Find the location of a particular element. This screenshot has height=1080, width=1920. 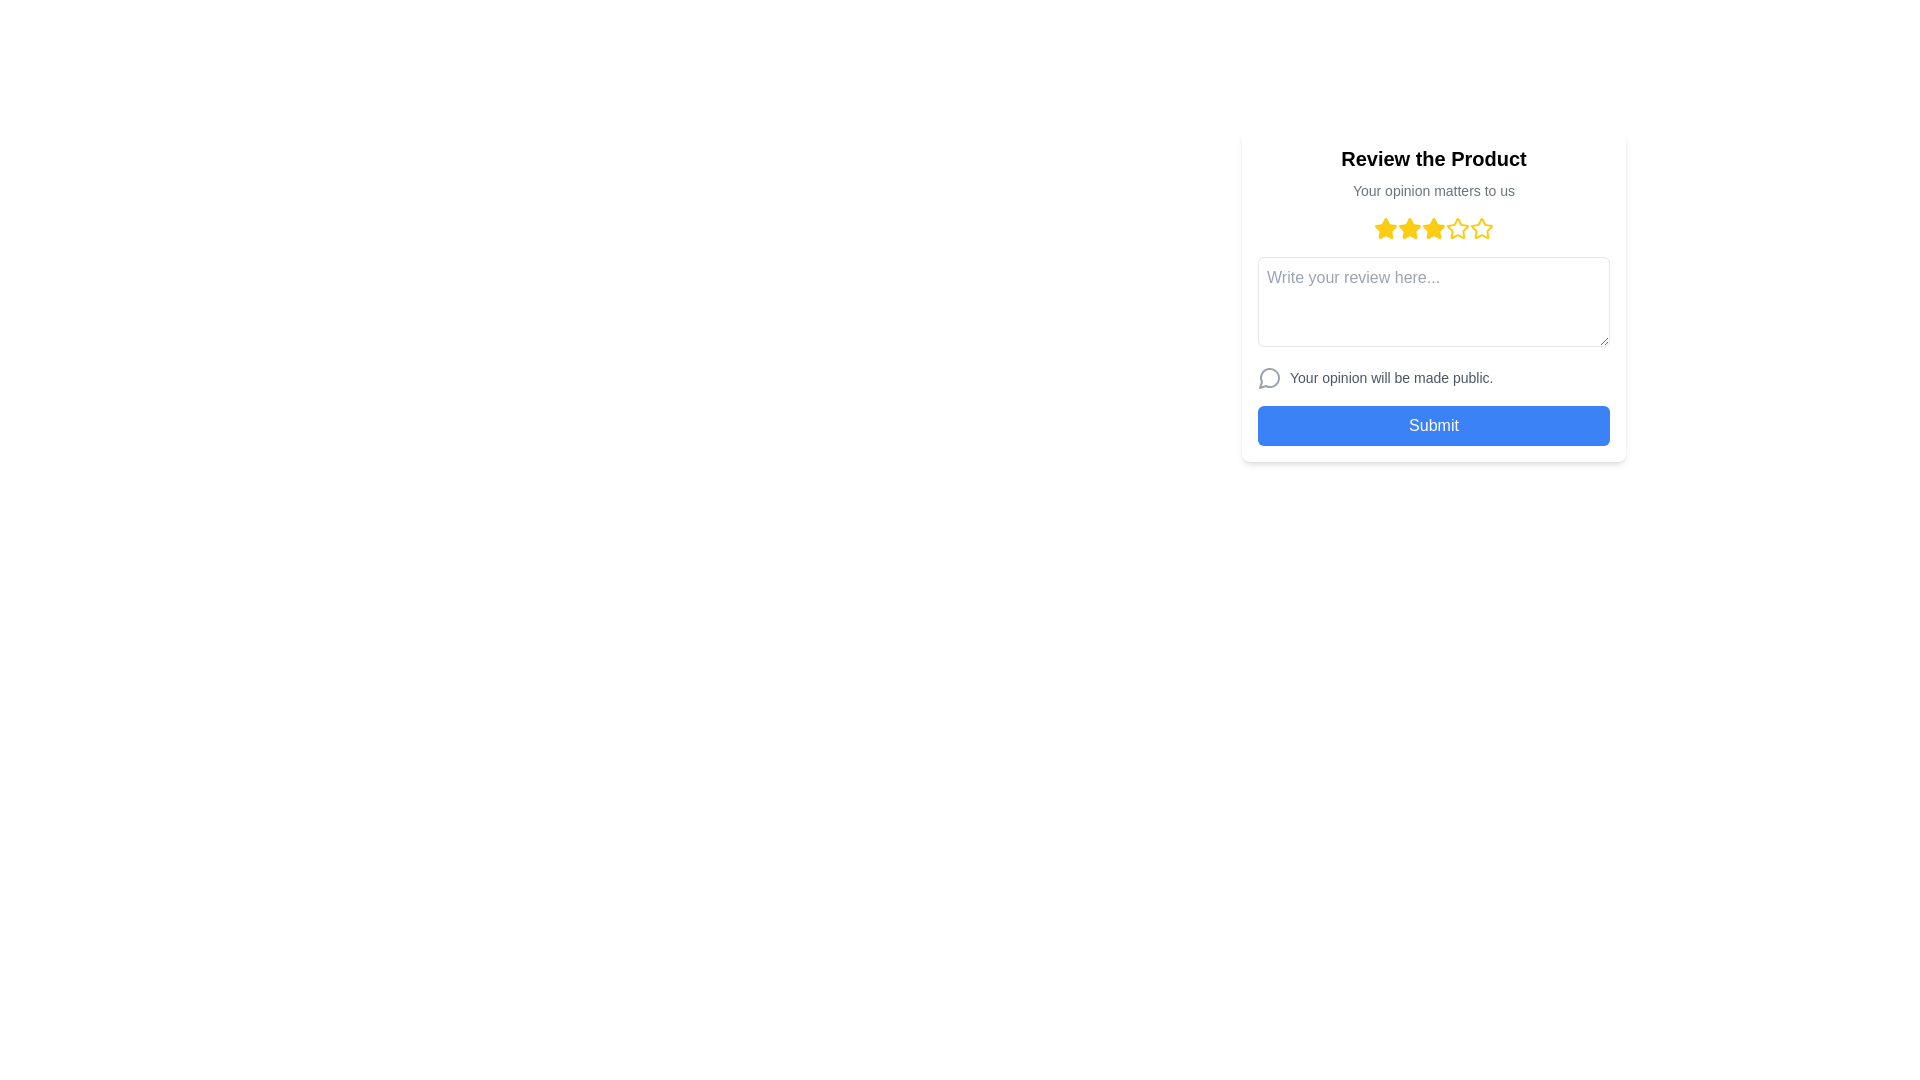

the fourth star icon in the rating system is located at coordinates (1457, 226).